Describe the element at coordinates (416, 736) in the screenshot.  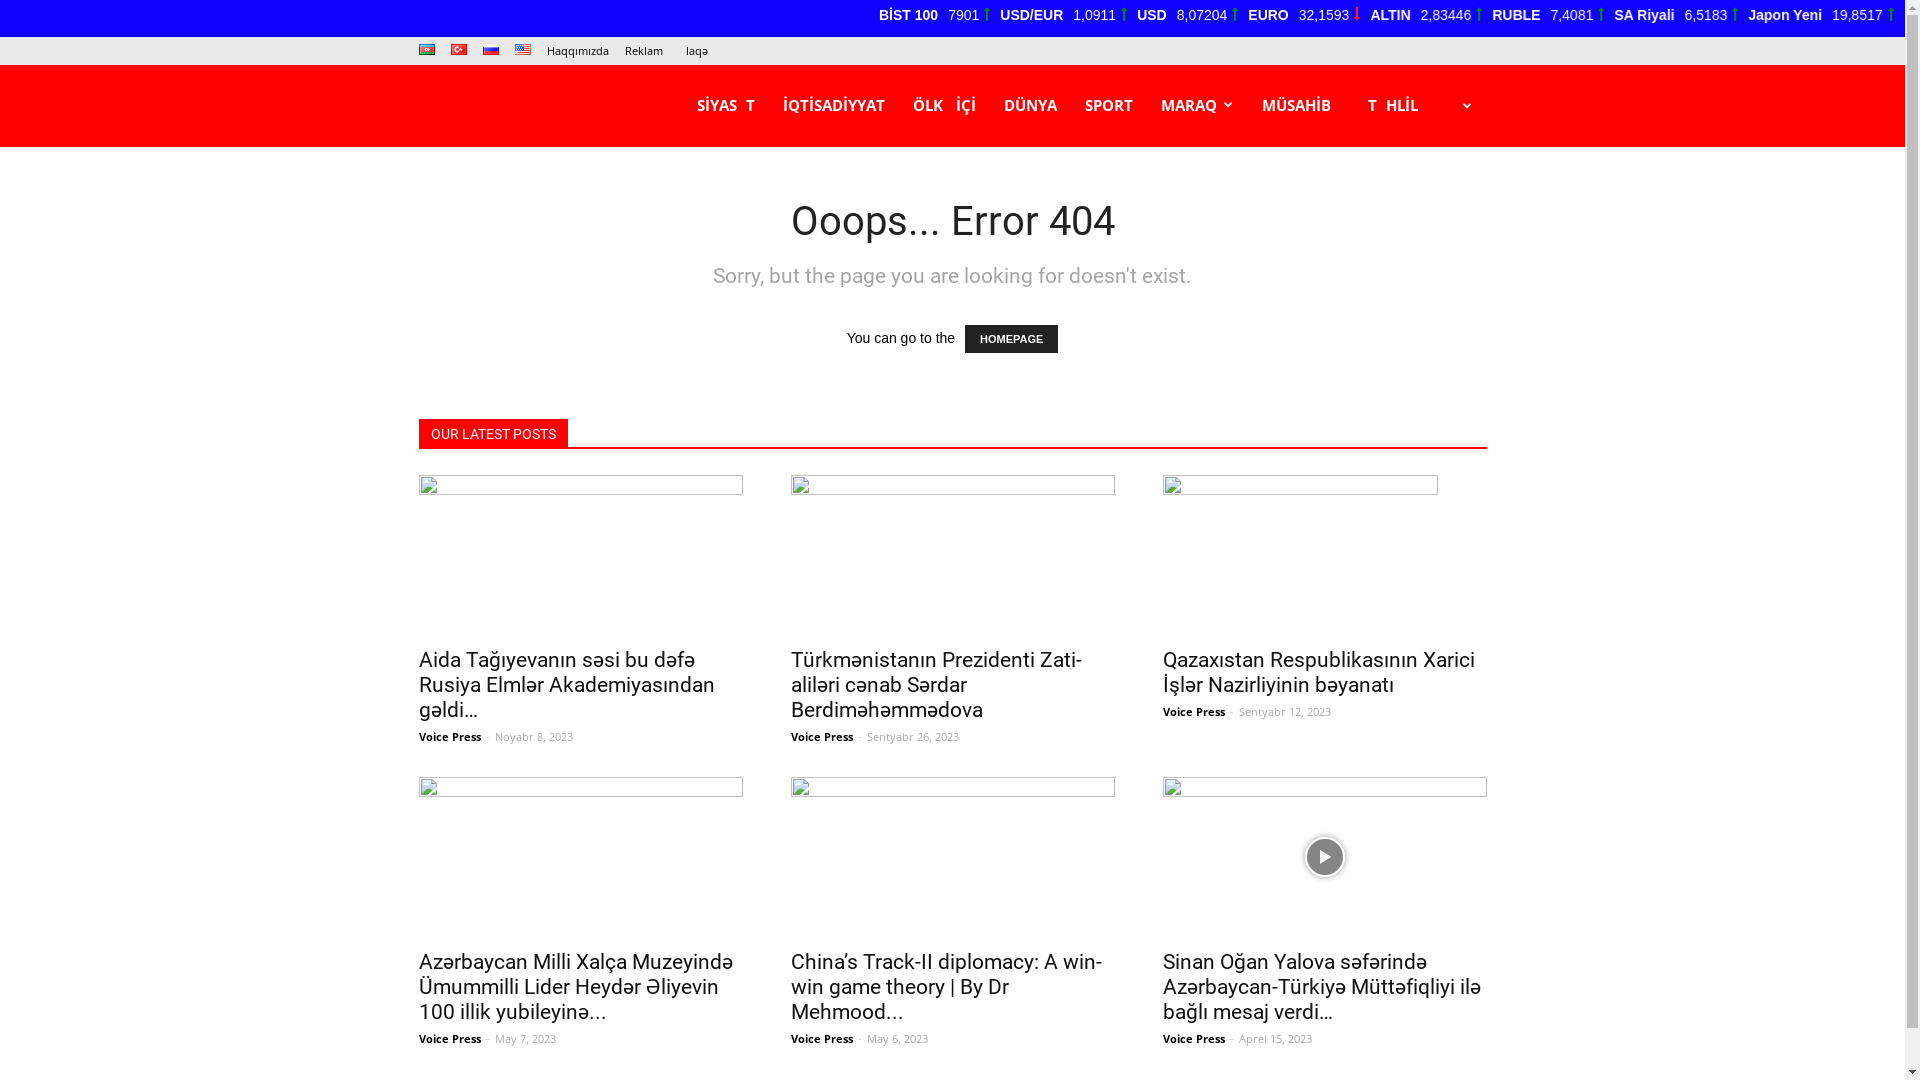
I see `'Voice Press'` at that location.